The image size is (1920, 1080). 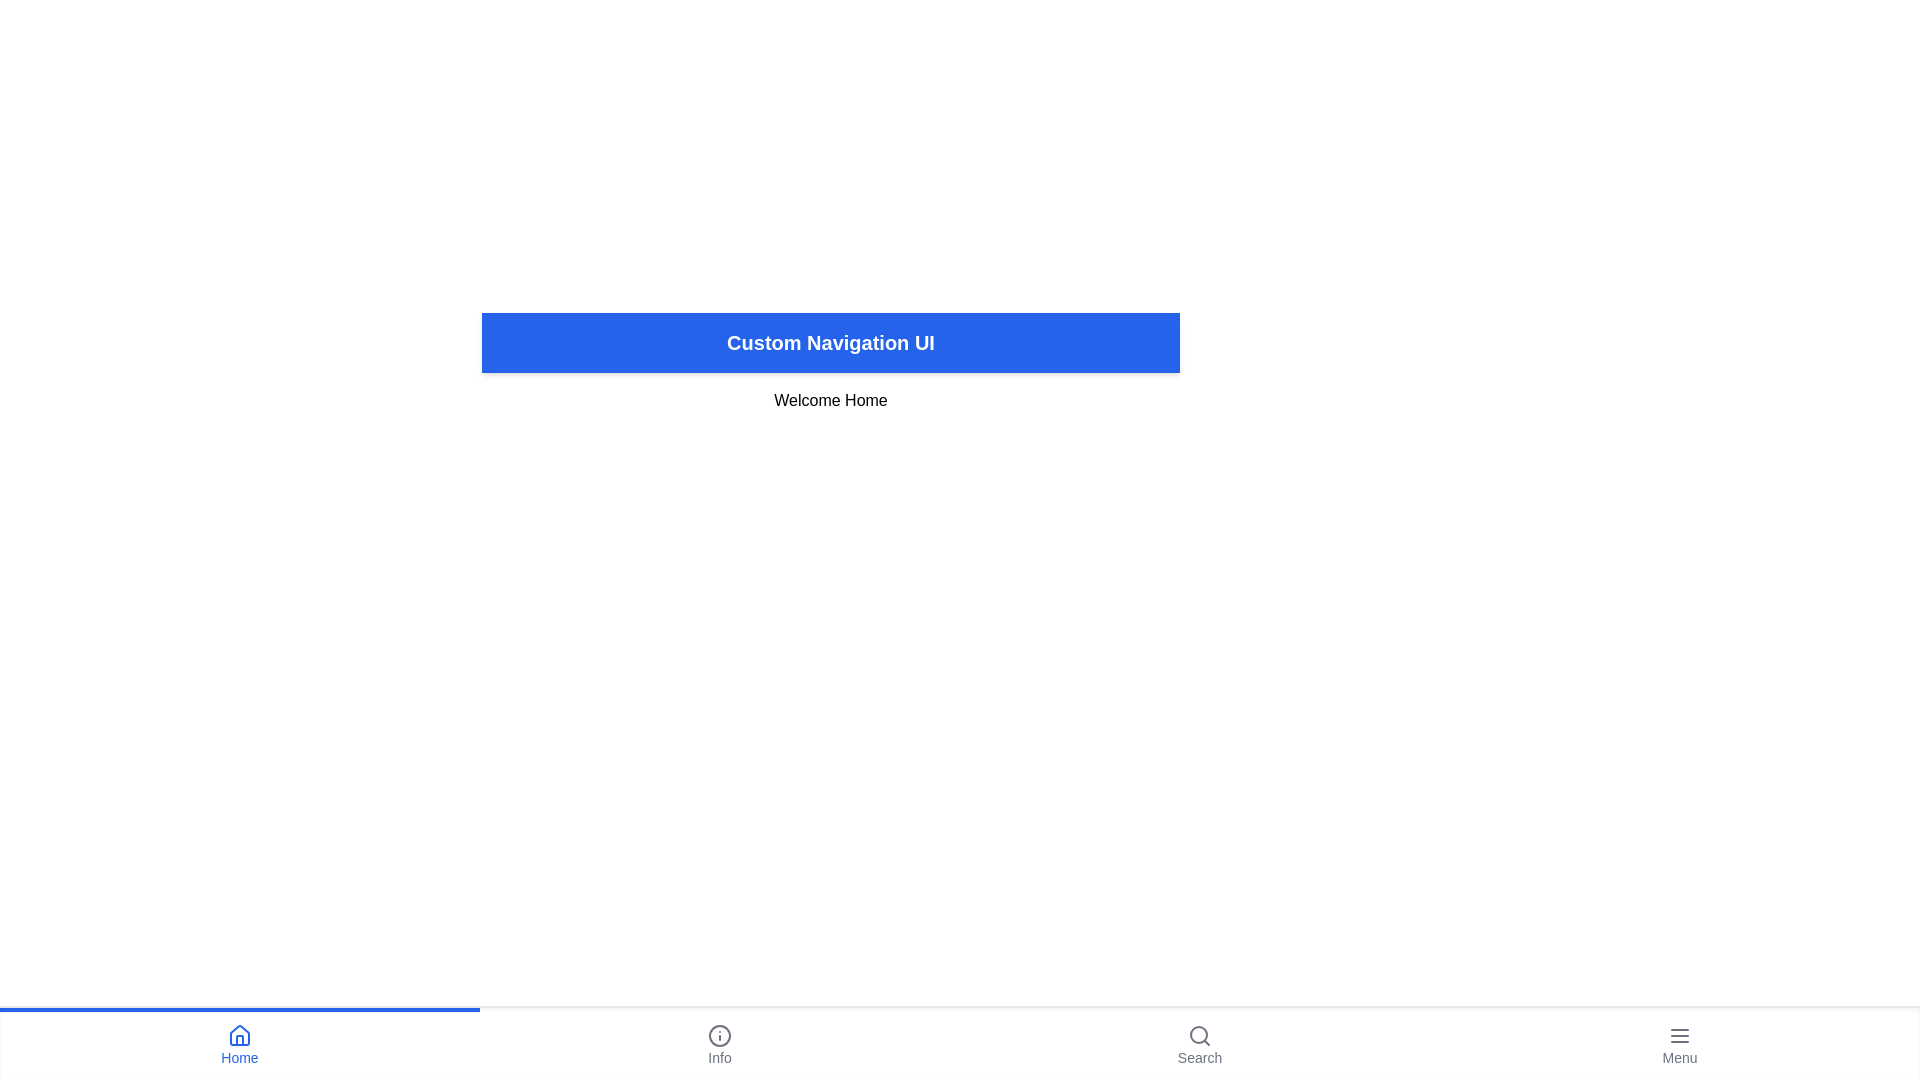 I want to click on the static banner or header text located at the top section of the interface, which serves as the title indicating the context of the navigation UI, so click(x=830, y=342).